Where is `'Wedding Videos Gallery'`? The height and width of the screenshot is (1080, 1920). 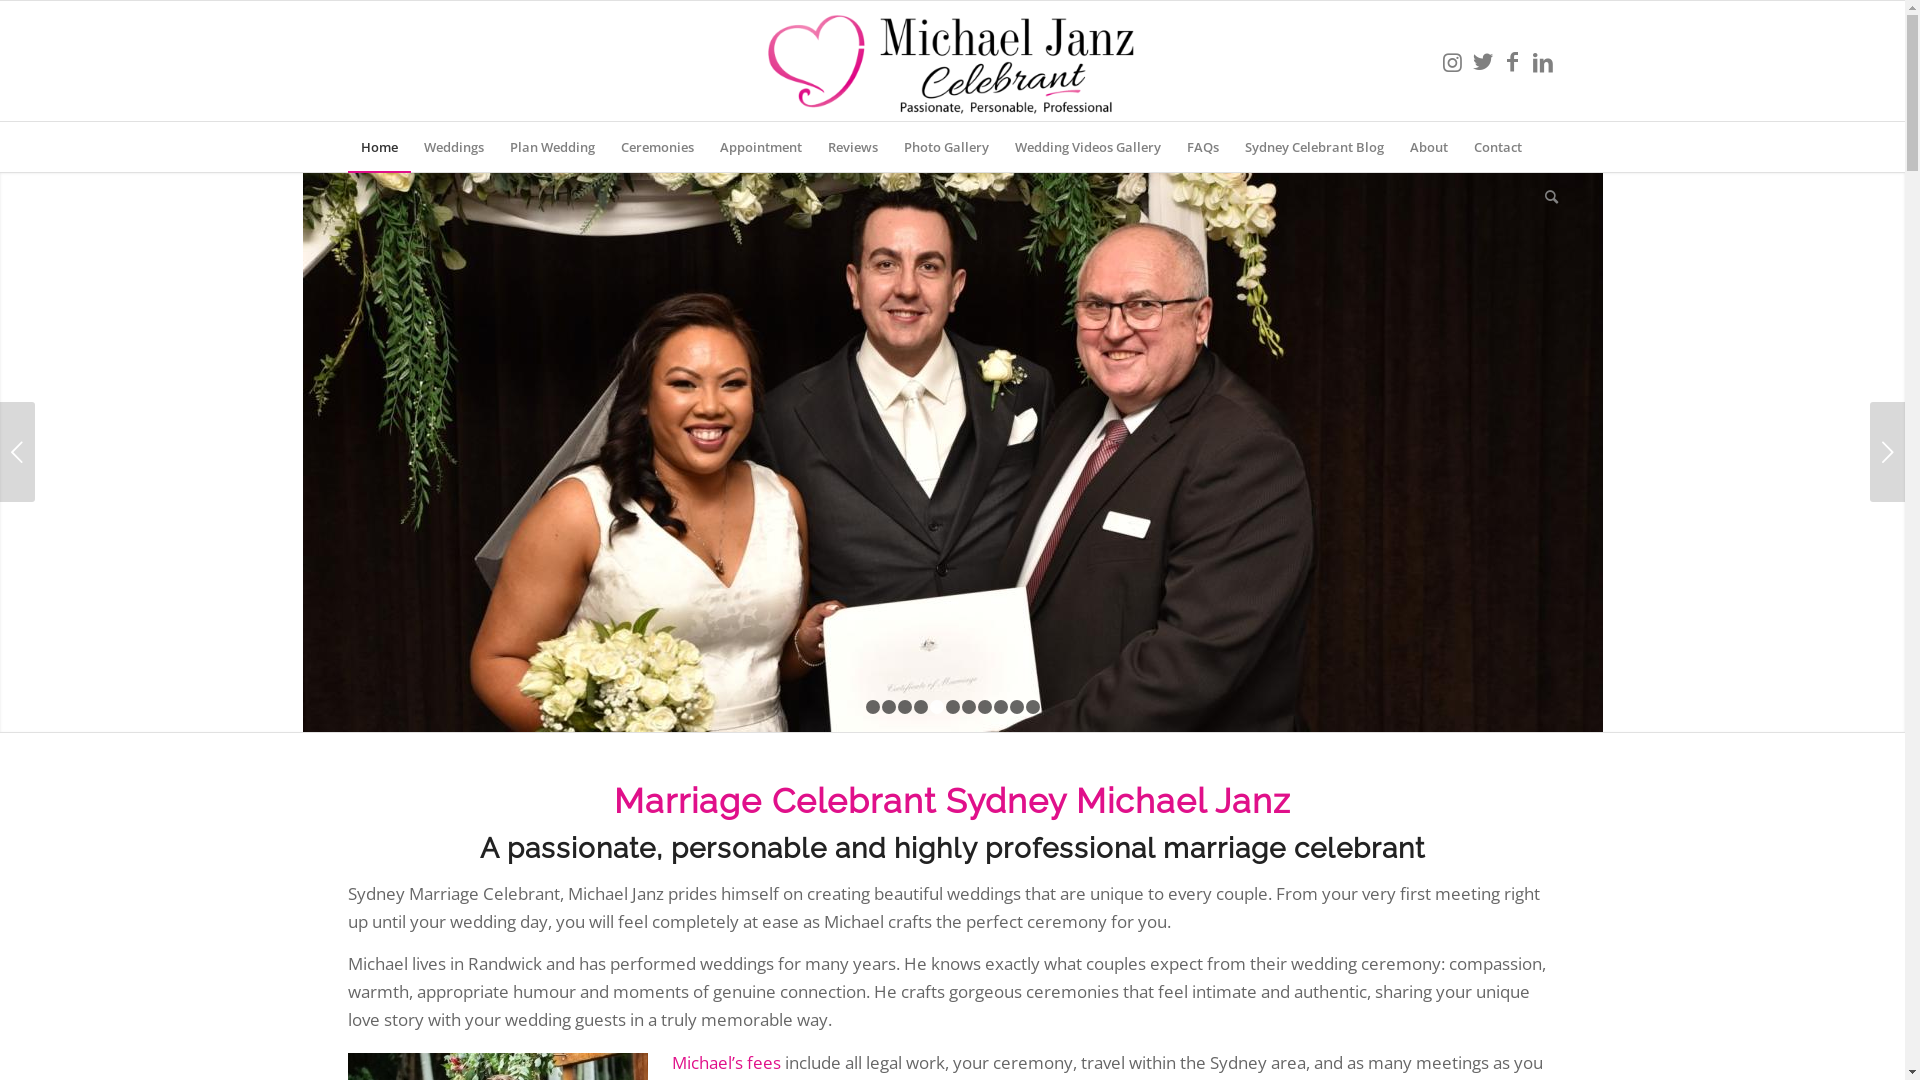 'Wedding Videos Gallery' is located at coordinates (1087, 145).